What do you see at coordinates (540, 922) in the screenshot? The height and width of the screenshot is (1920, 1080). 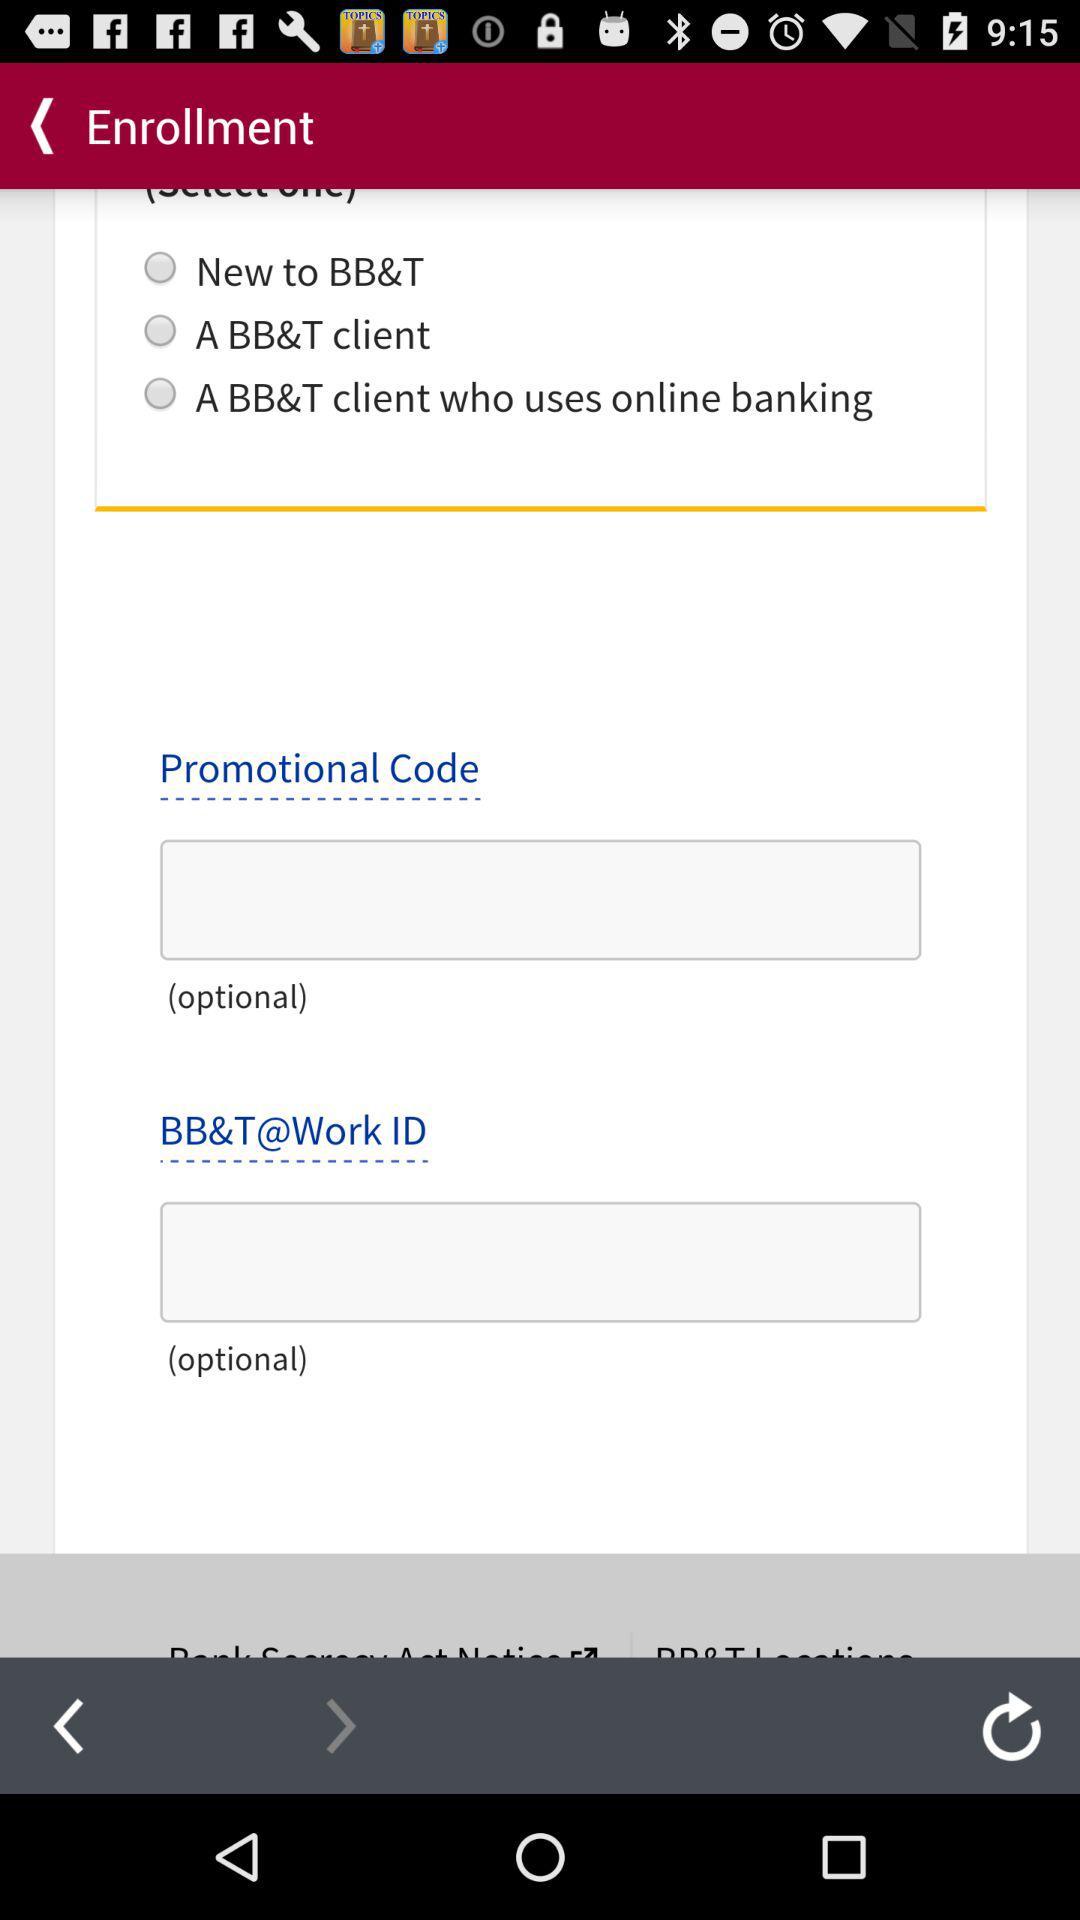 I see `information` at bounding box center [540, 922].